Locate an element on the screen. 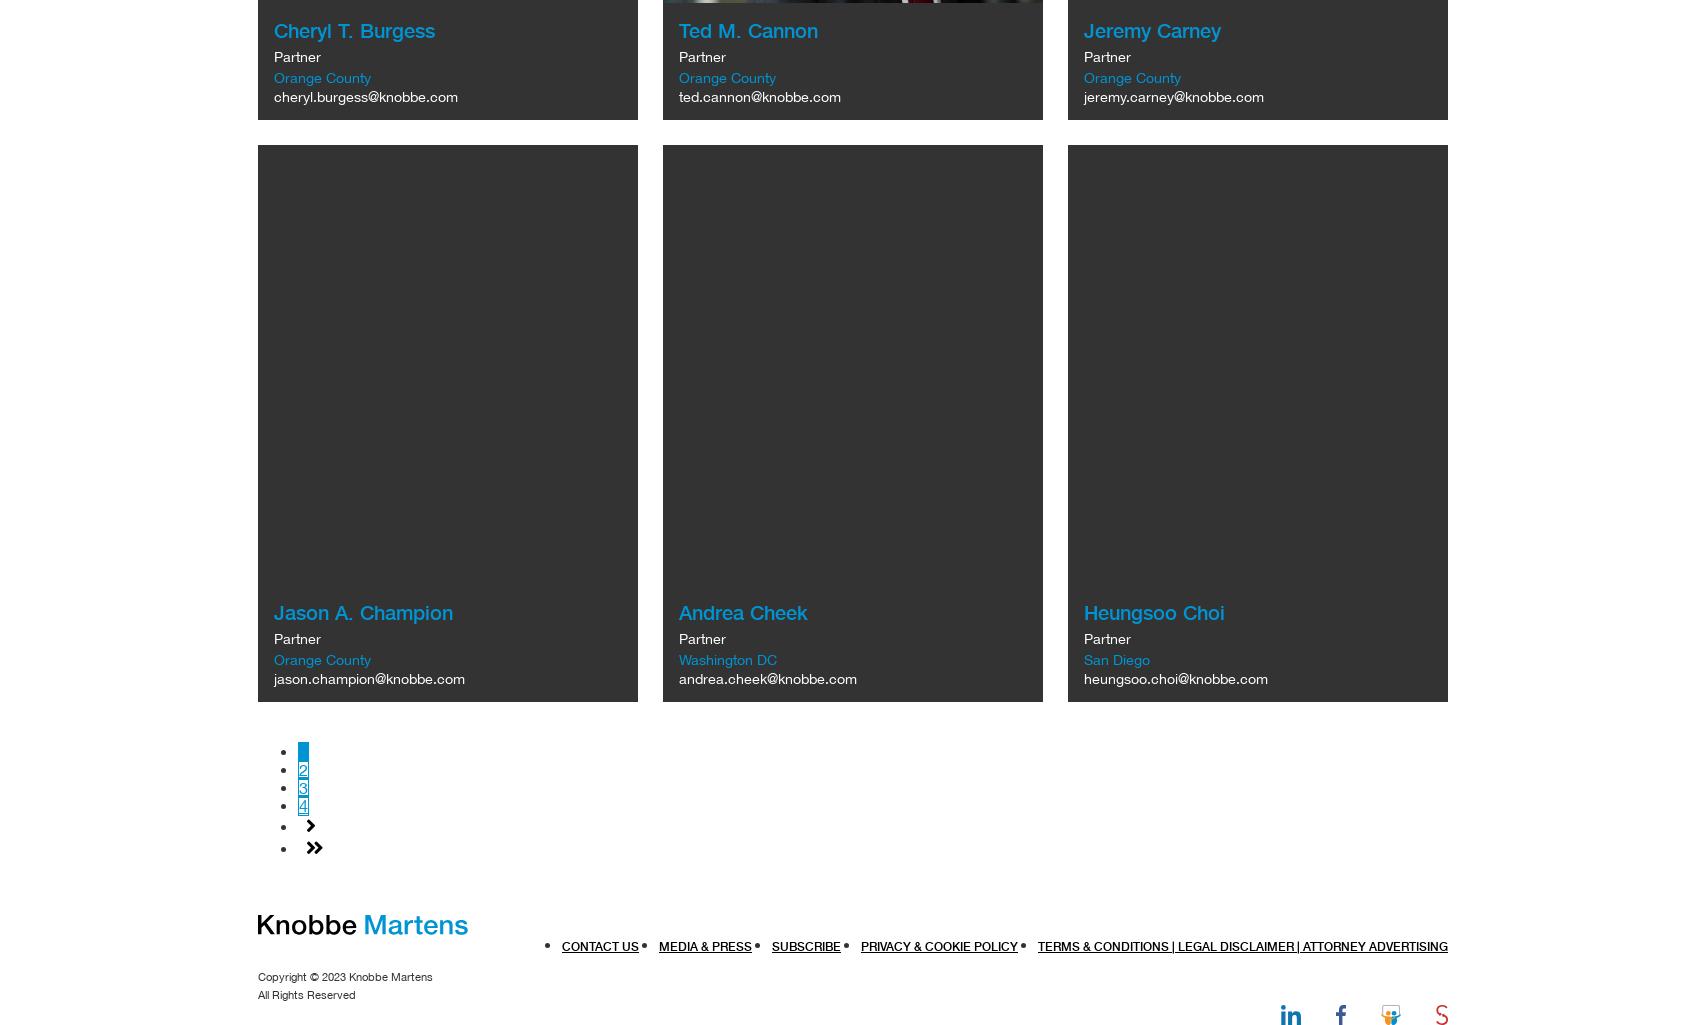 The image size is (1706, 1025). 'jeremy.carney@knobbe.com' is located at coordinates (1173, 96).